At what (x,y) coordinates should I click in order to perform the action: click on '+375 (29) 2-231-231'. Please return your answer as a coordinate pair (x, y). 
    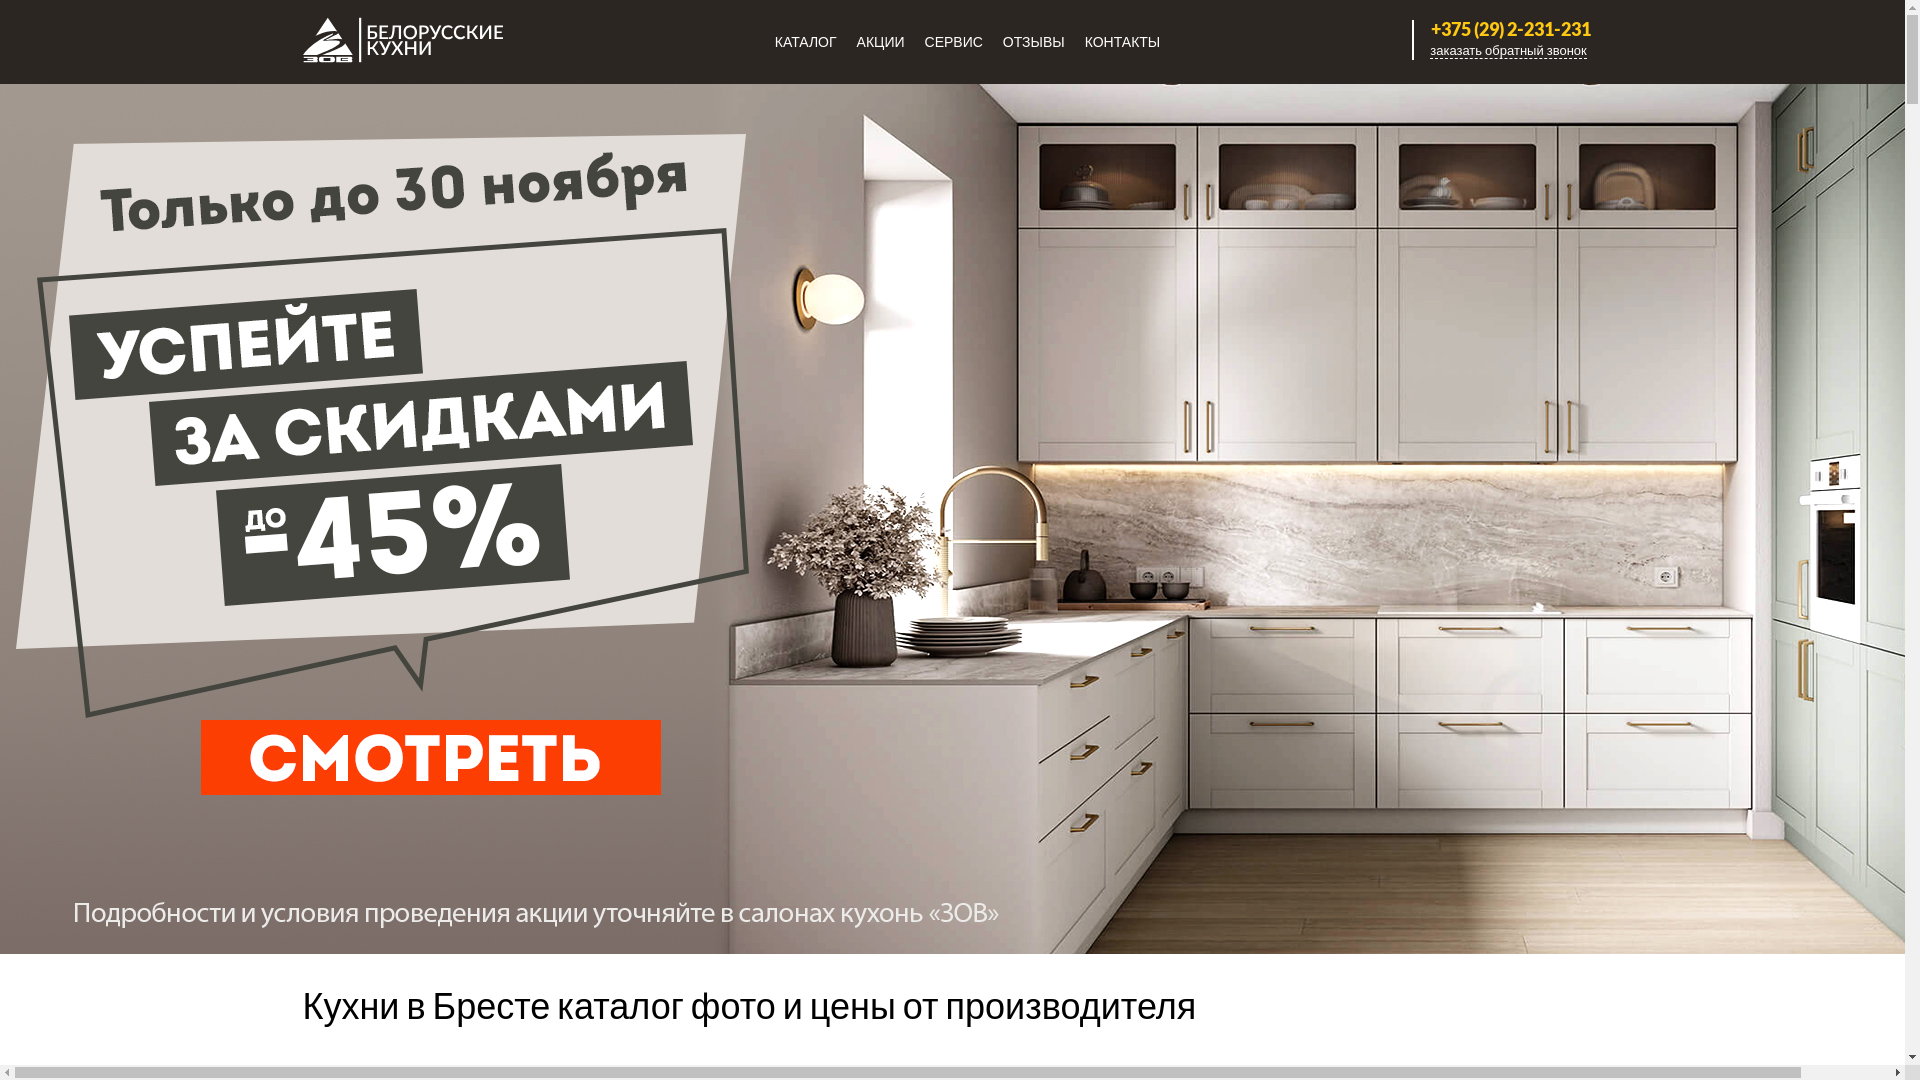
    Looking at the image, I should click on (1413, 29).